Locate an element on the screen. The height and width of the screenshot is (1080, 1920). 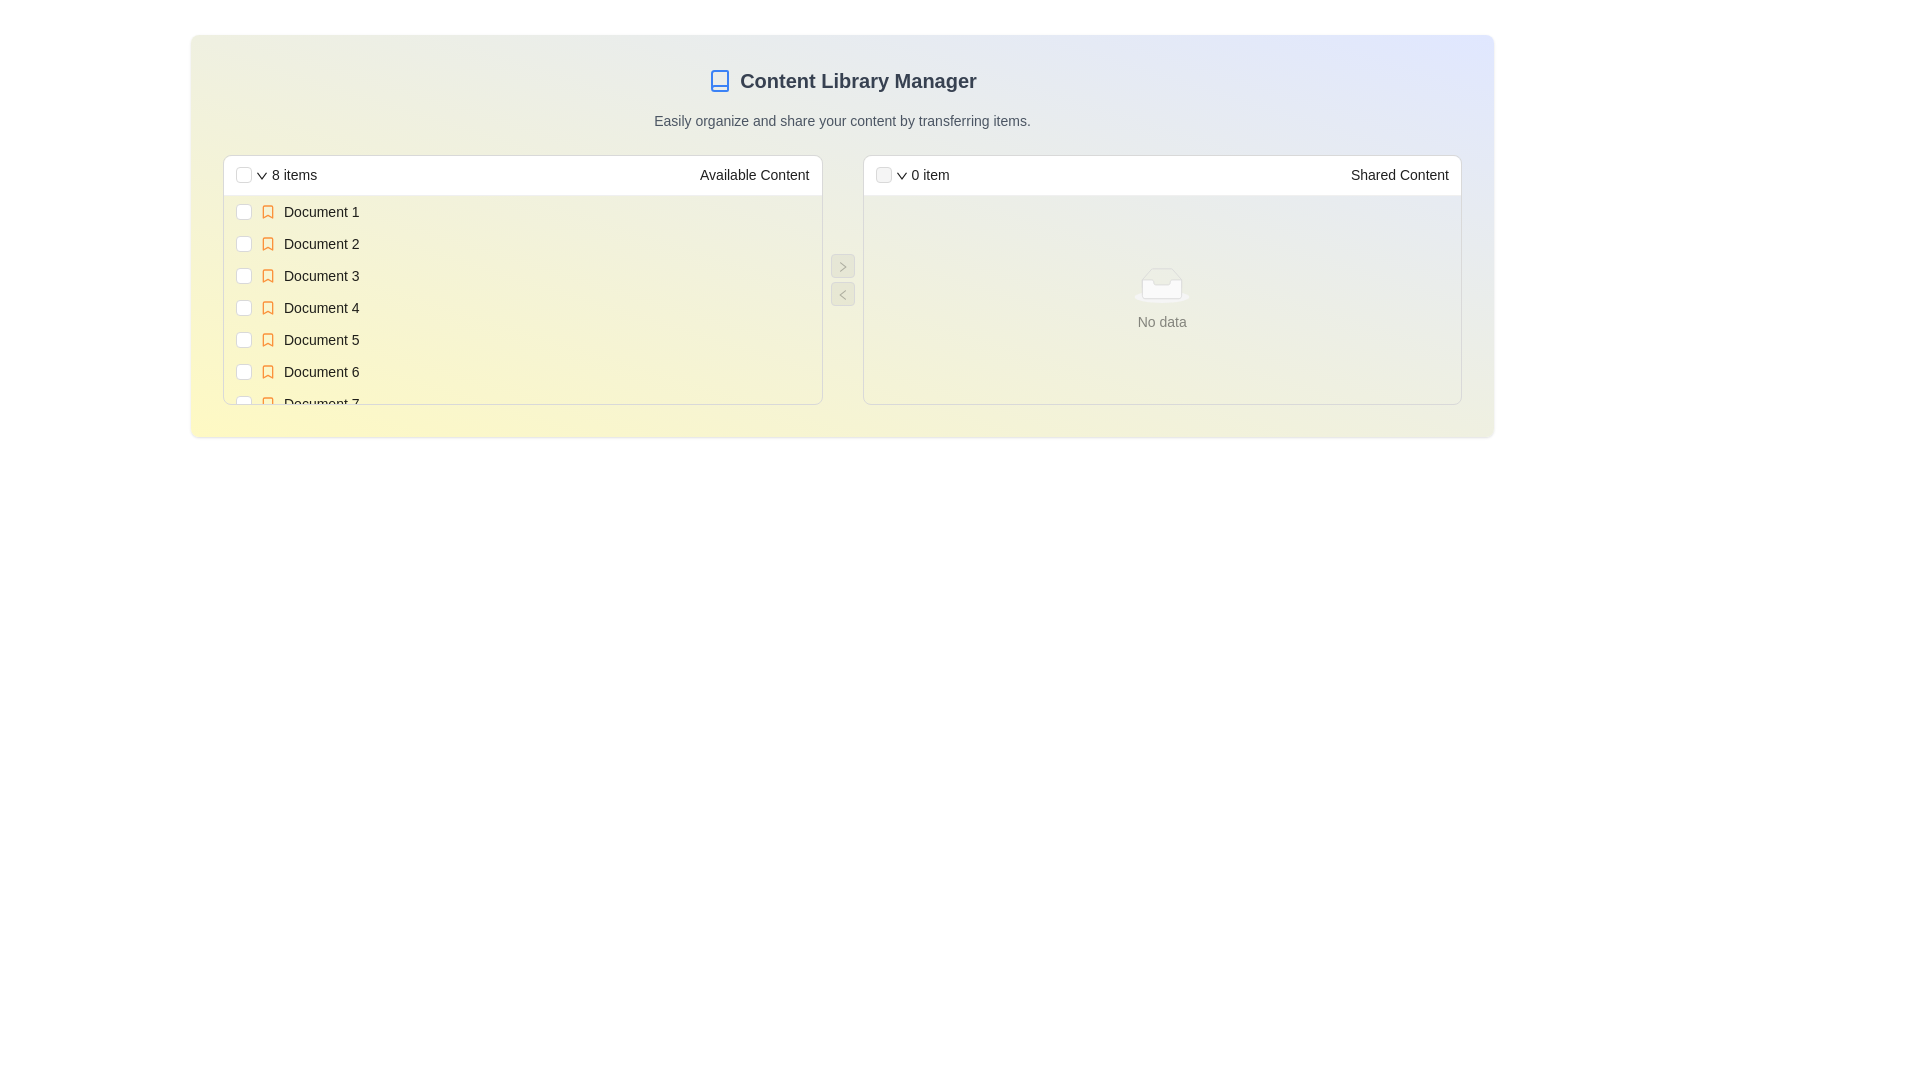
the checkbox associated with 'Document 6' in the 'Available Content' section is located at coordinates (243, 371).